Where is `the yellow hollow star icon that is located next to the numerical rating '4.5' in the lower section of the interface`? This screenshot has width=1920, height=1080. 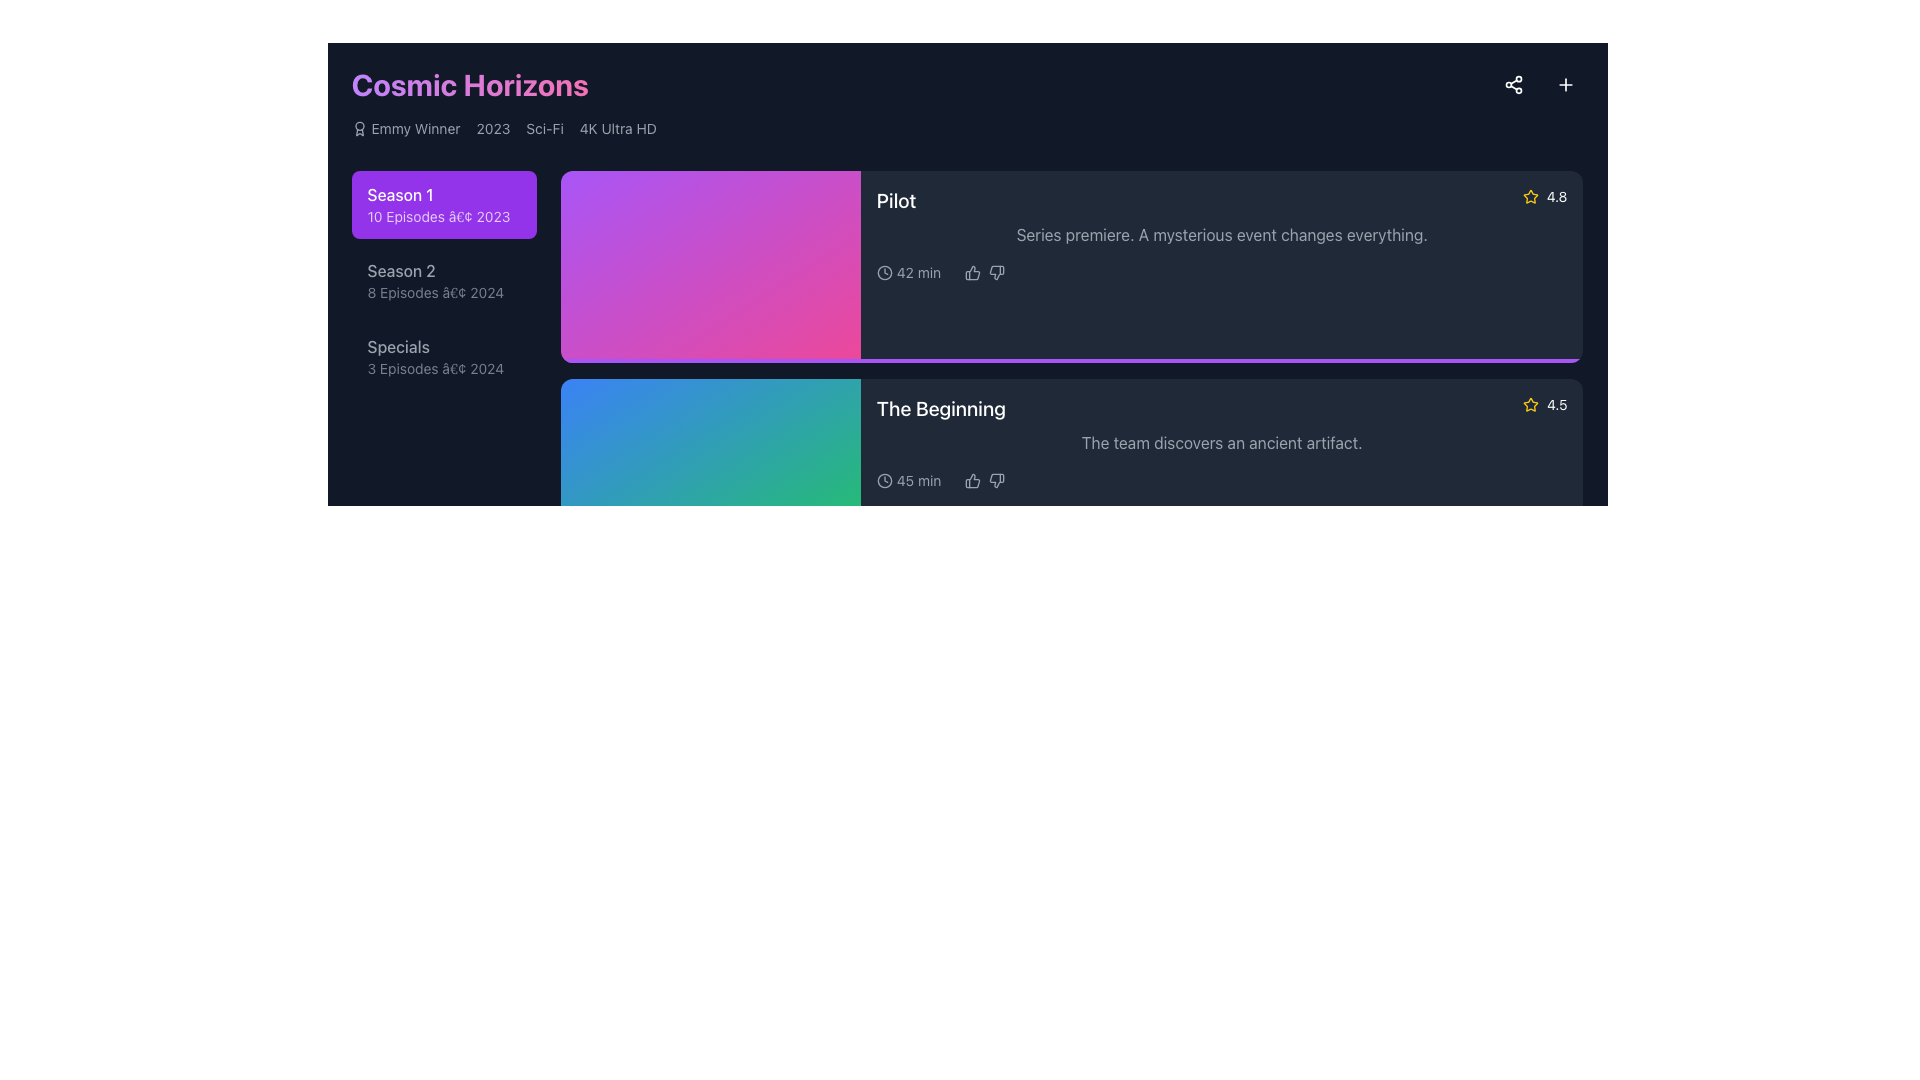 the yellow hollow star icon that is located next to the numerical rating '4.5' in the lower section of the interface is located at coordinates (1530, 405).